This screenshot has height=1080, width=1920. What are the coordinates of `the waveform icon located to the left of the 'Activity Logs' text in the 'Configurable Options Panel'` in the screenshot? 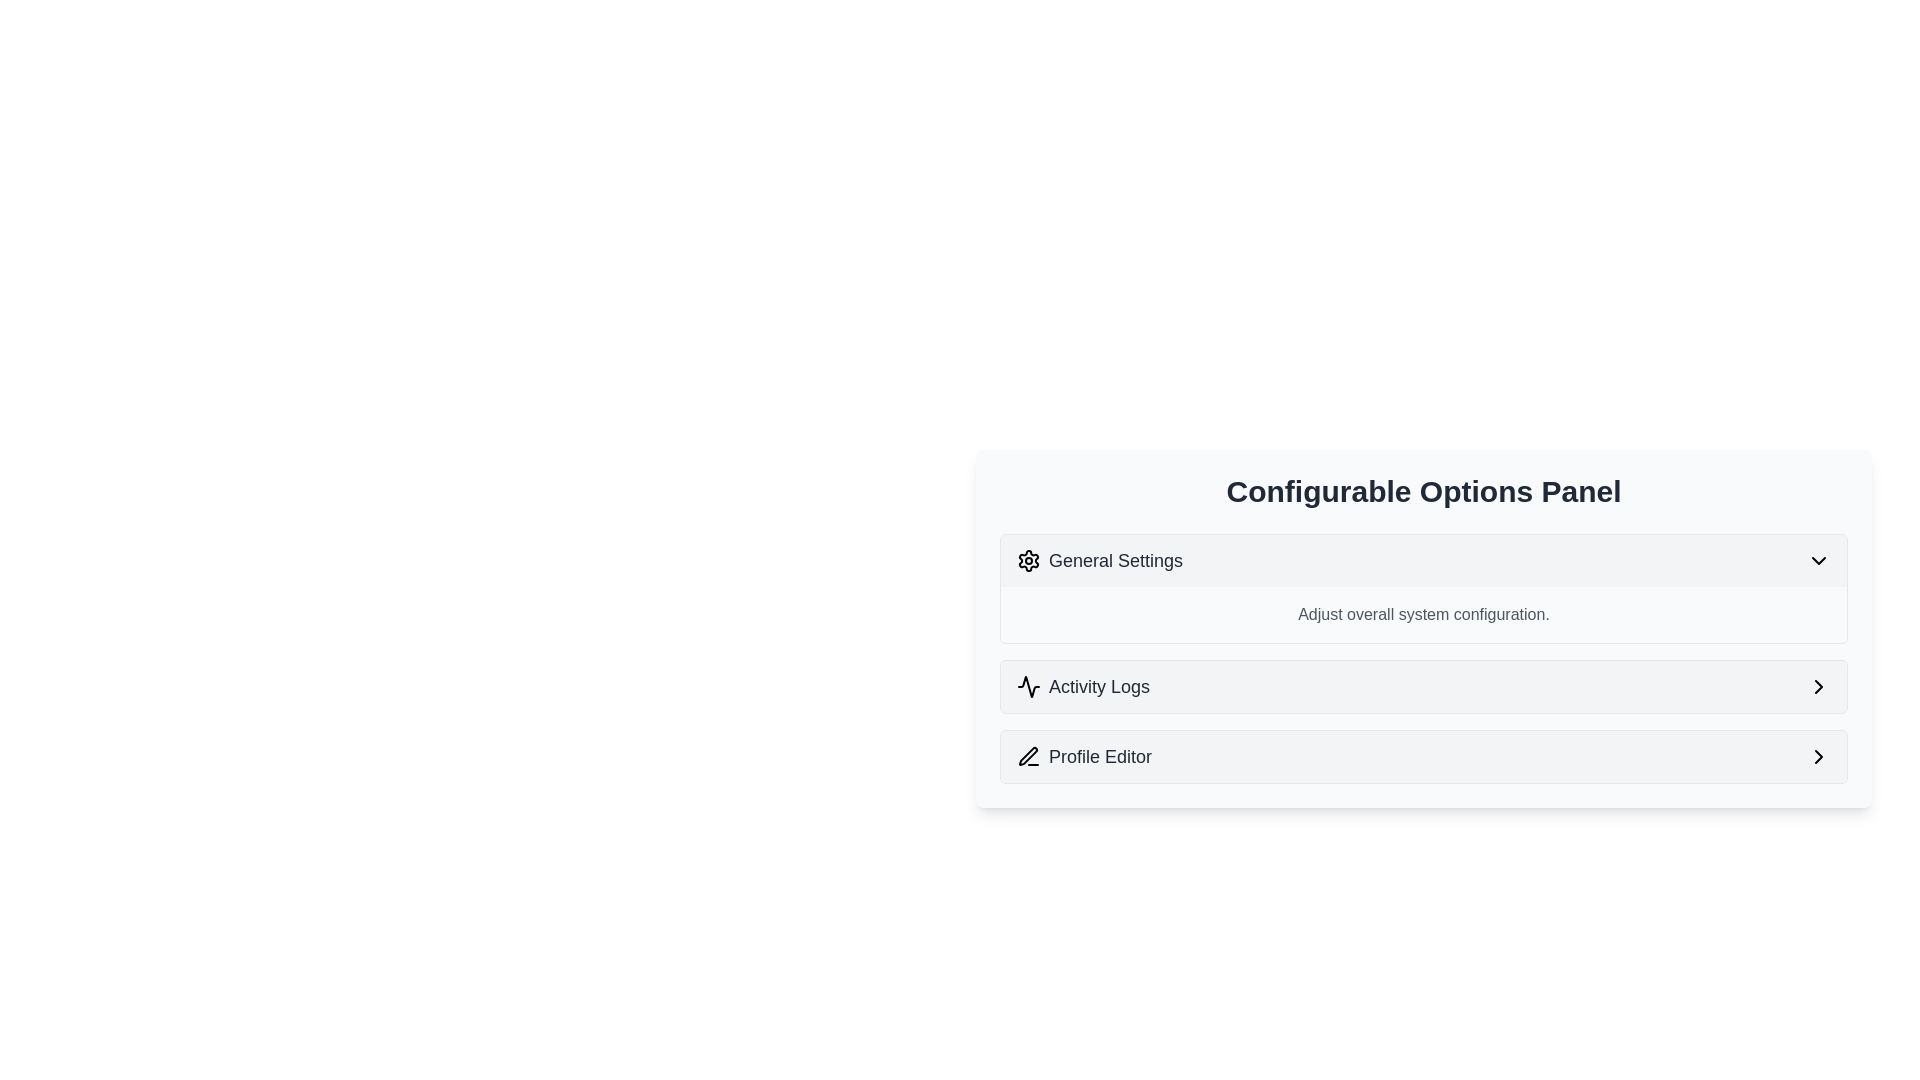 It's located at (1028, 685).